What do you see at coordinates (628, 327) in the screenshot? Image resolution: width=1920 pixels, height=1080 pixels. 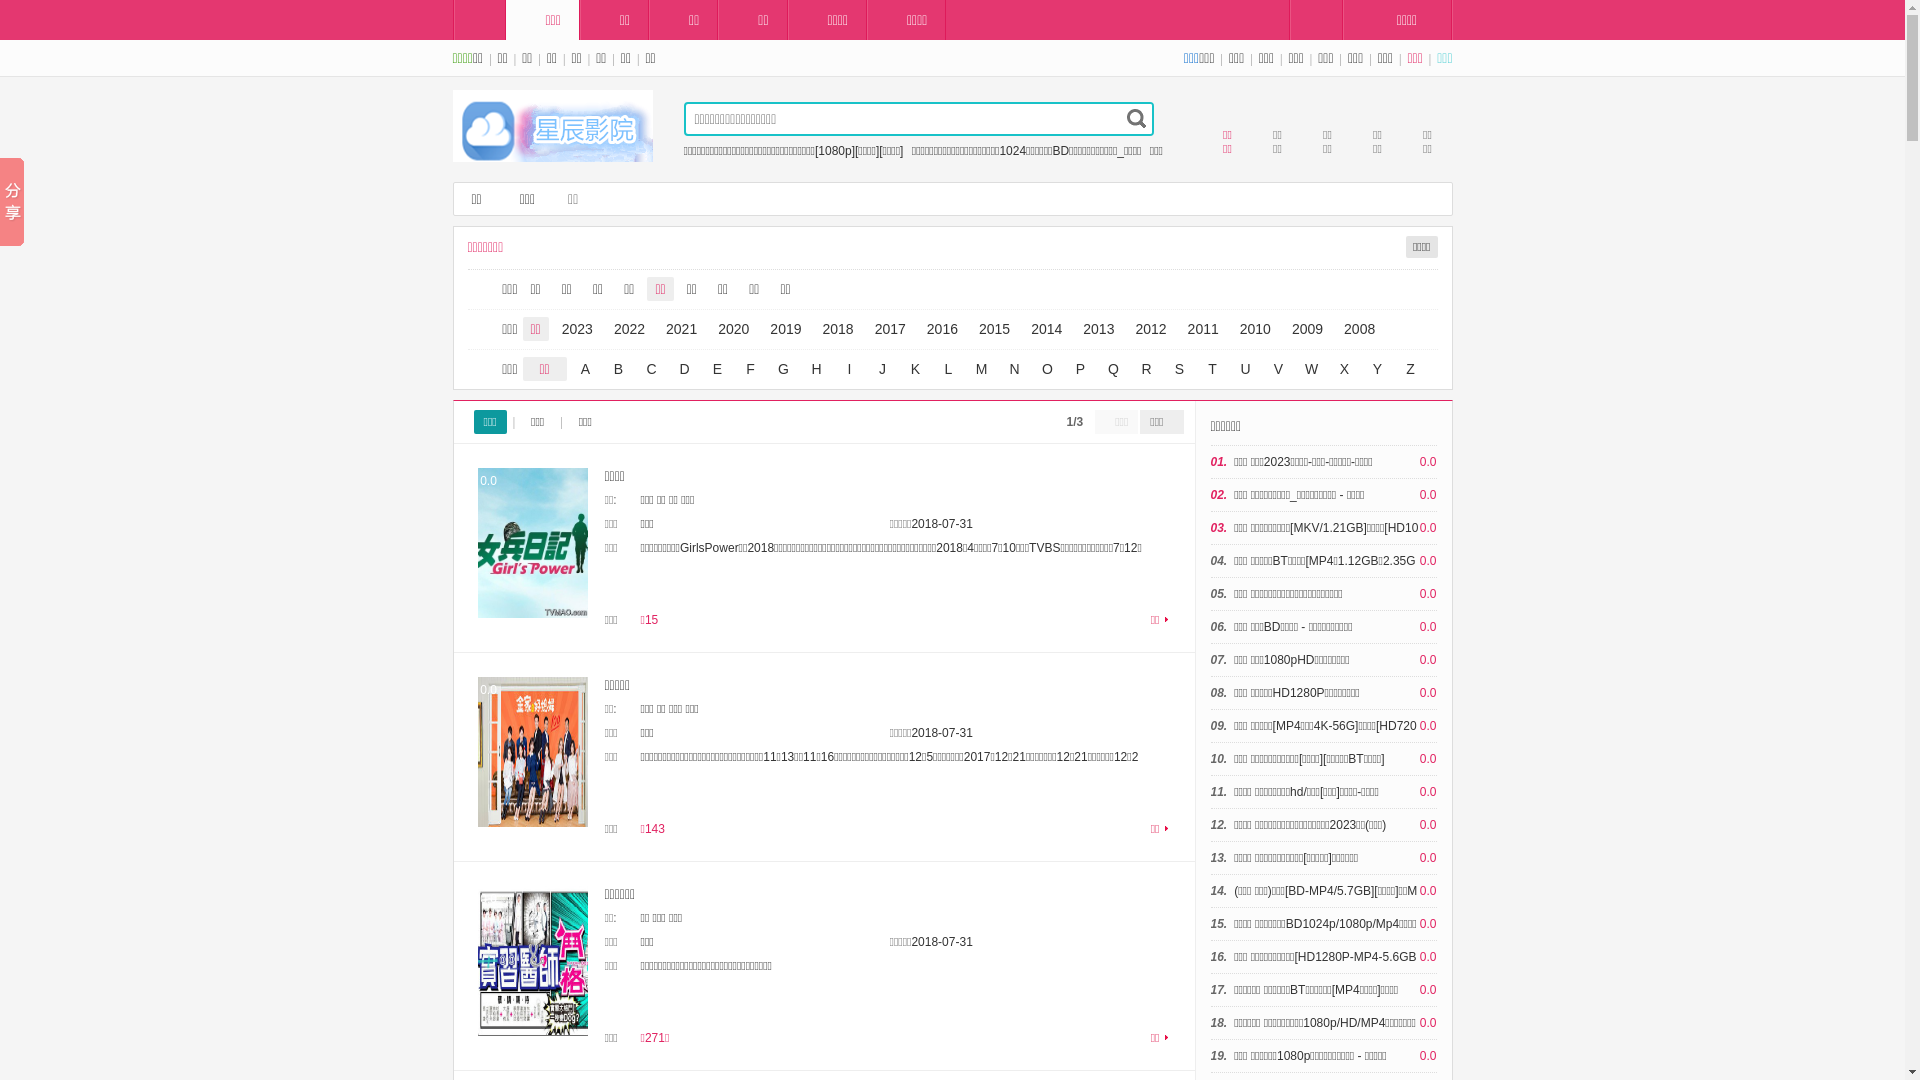 I see `'2022'` at bounding box center [628, 327].